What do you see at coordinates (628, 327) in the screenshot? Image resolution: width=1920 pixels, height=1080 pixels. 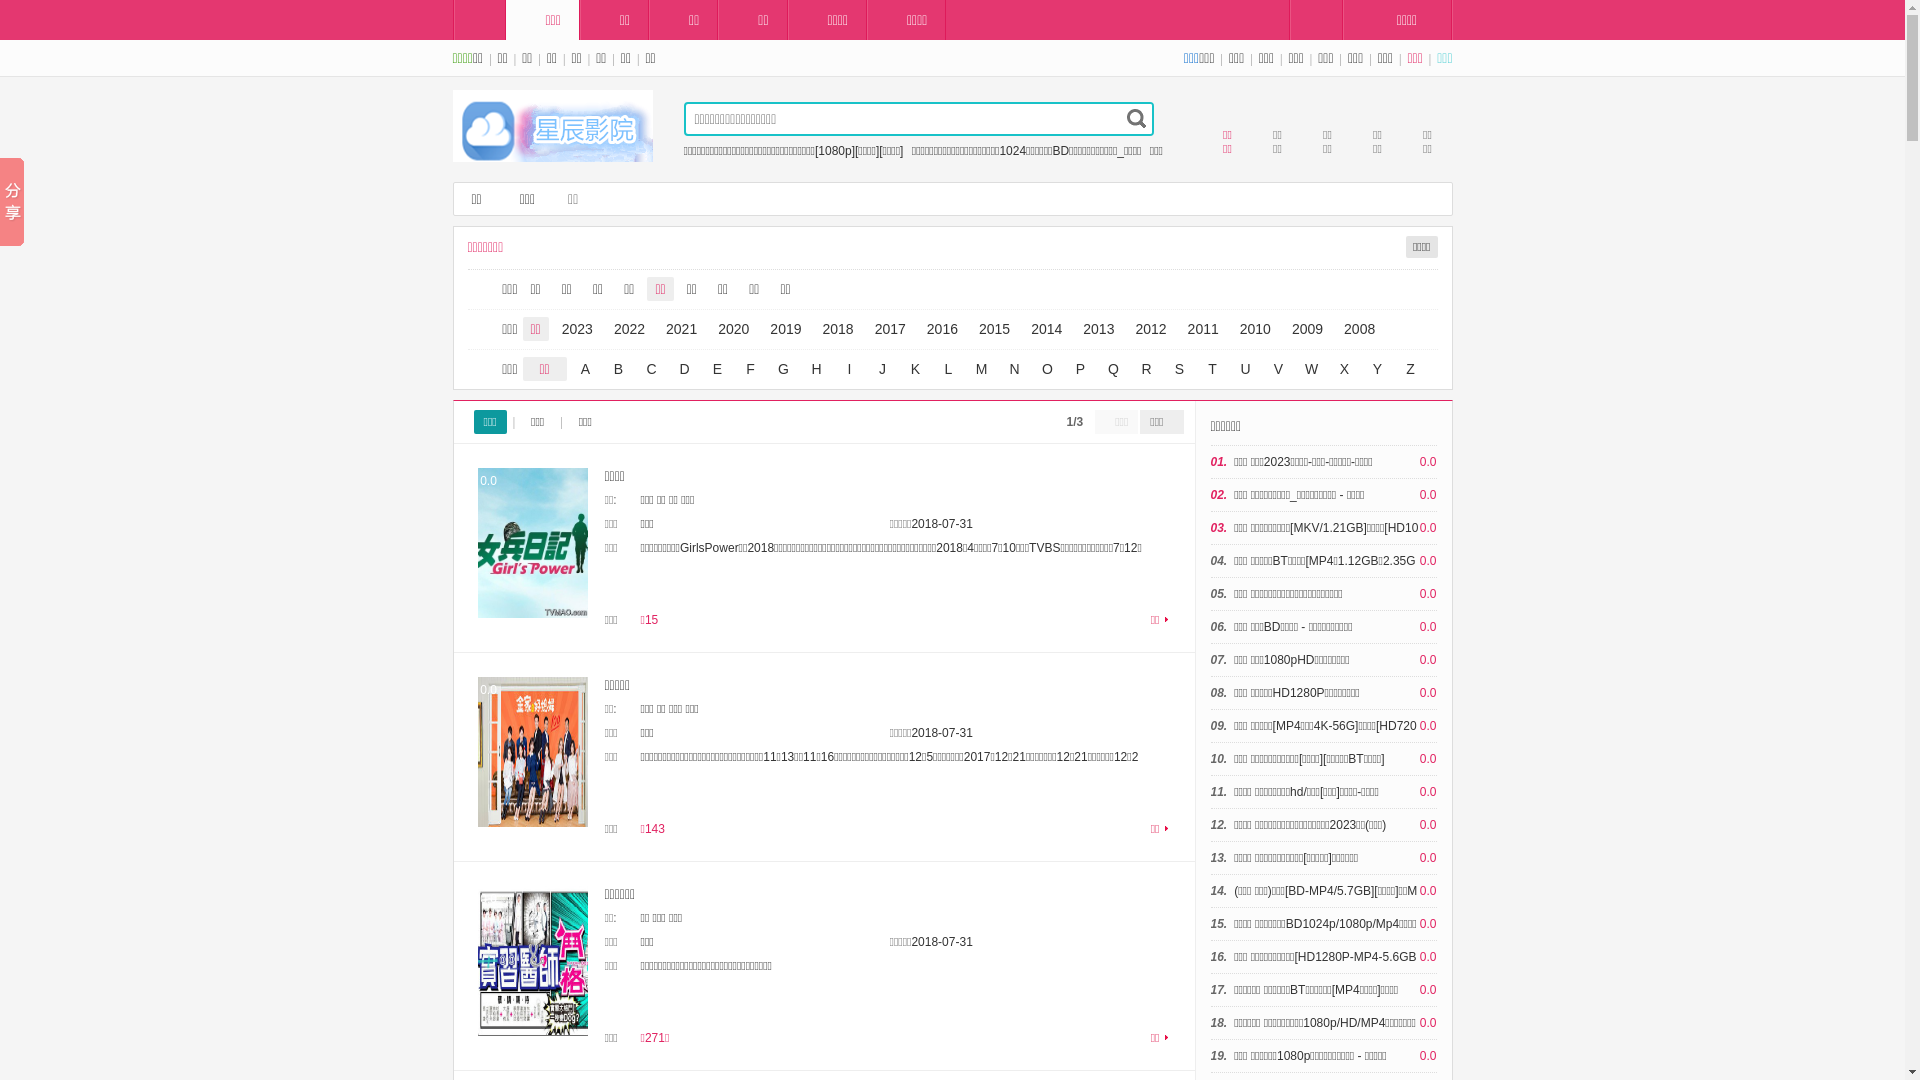 I see `'2022'` at bounding box center [628, 327].